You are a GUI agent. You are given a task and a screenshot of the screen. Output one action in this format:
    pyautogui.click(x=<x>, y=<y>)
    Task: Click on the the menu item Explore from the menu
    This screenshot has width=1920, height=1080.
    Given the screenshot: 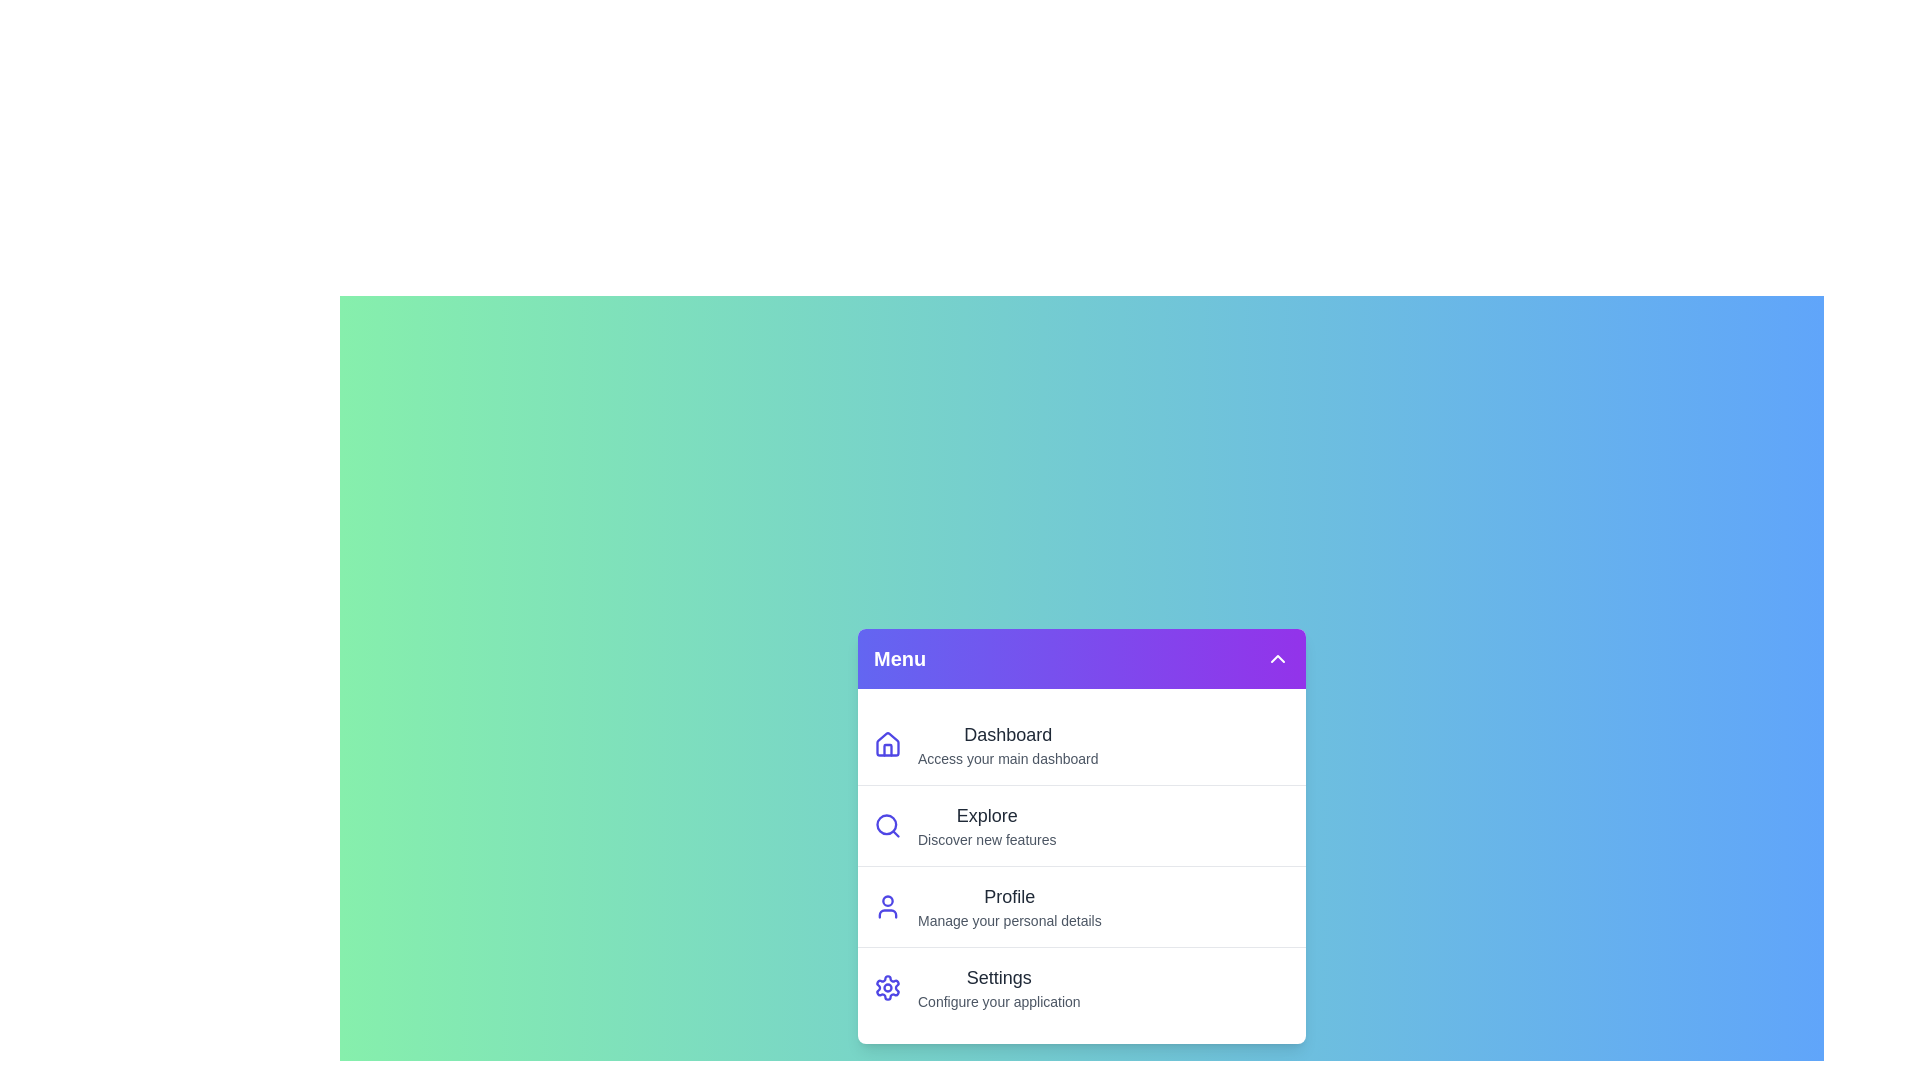 What is the action you would take?
    pyautogui.click(x=1080, y=825)
    